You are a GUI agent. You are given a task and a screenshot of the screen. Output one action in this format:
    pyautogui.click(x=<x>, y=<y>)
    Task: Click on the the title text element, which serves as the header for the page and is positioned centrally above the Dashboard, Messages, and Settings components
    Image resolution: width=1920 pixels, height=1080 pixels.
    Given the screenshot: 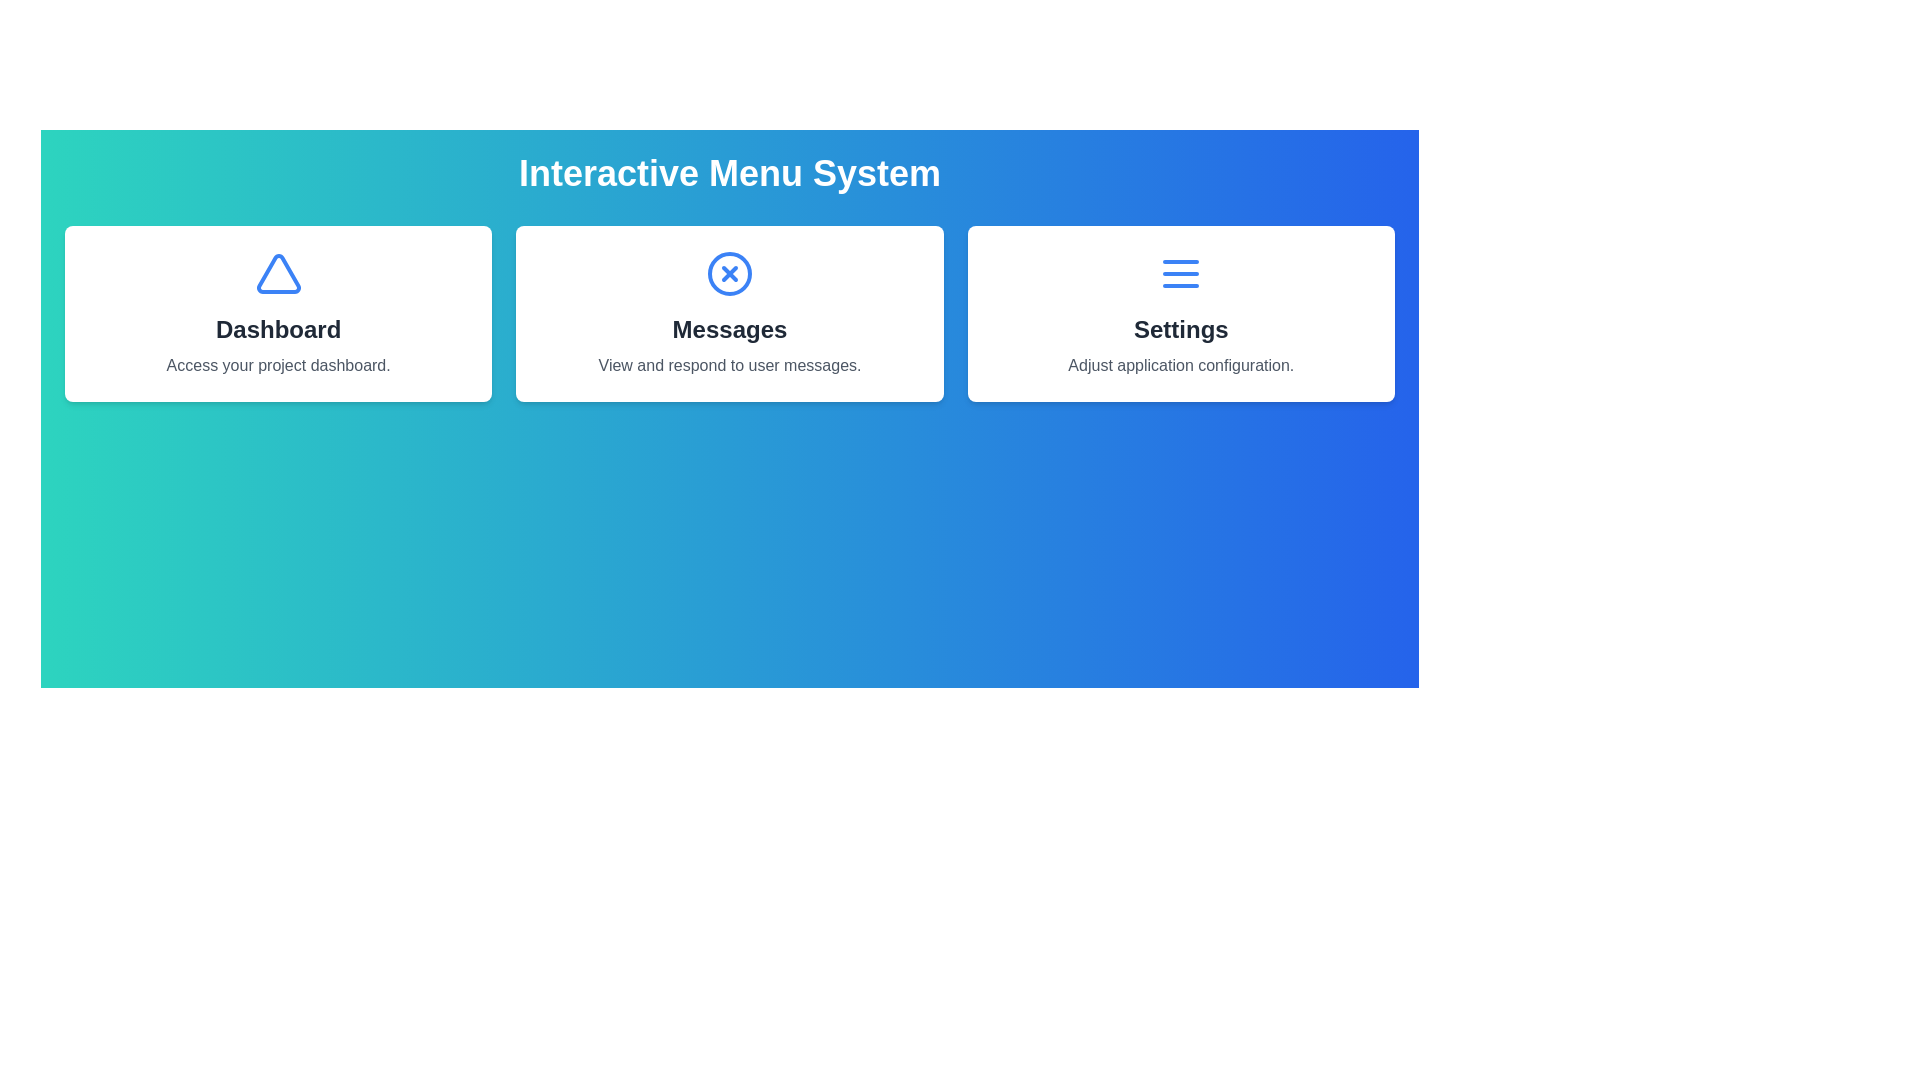 What is the action you would take?
    pyautogui.click(x=728, y=172)
    